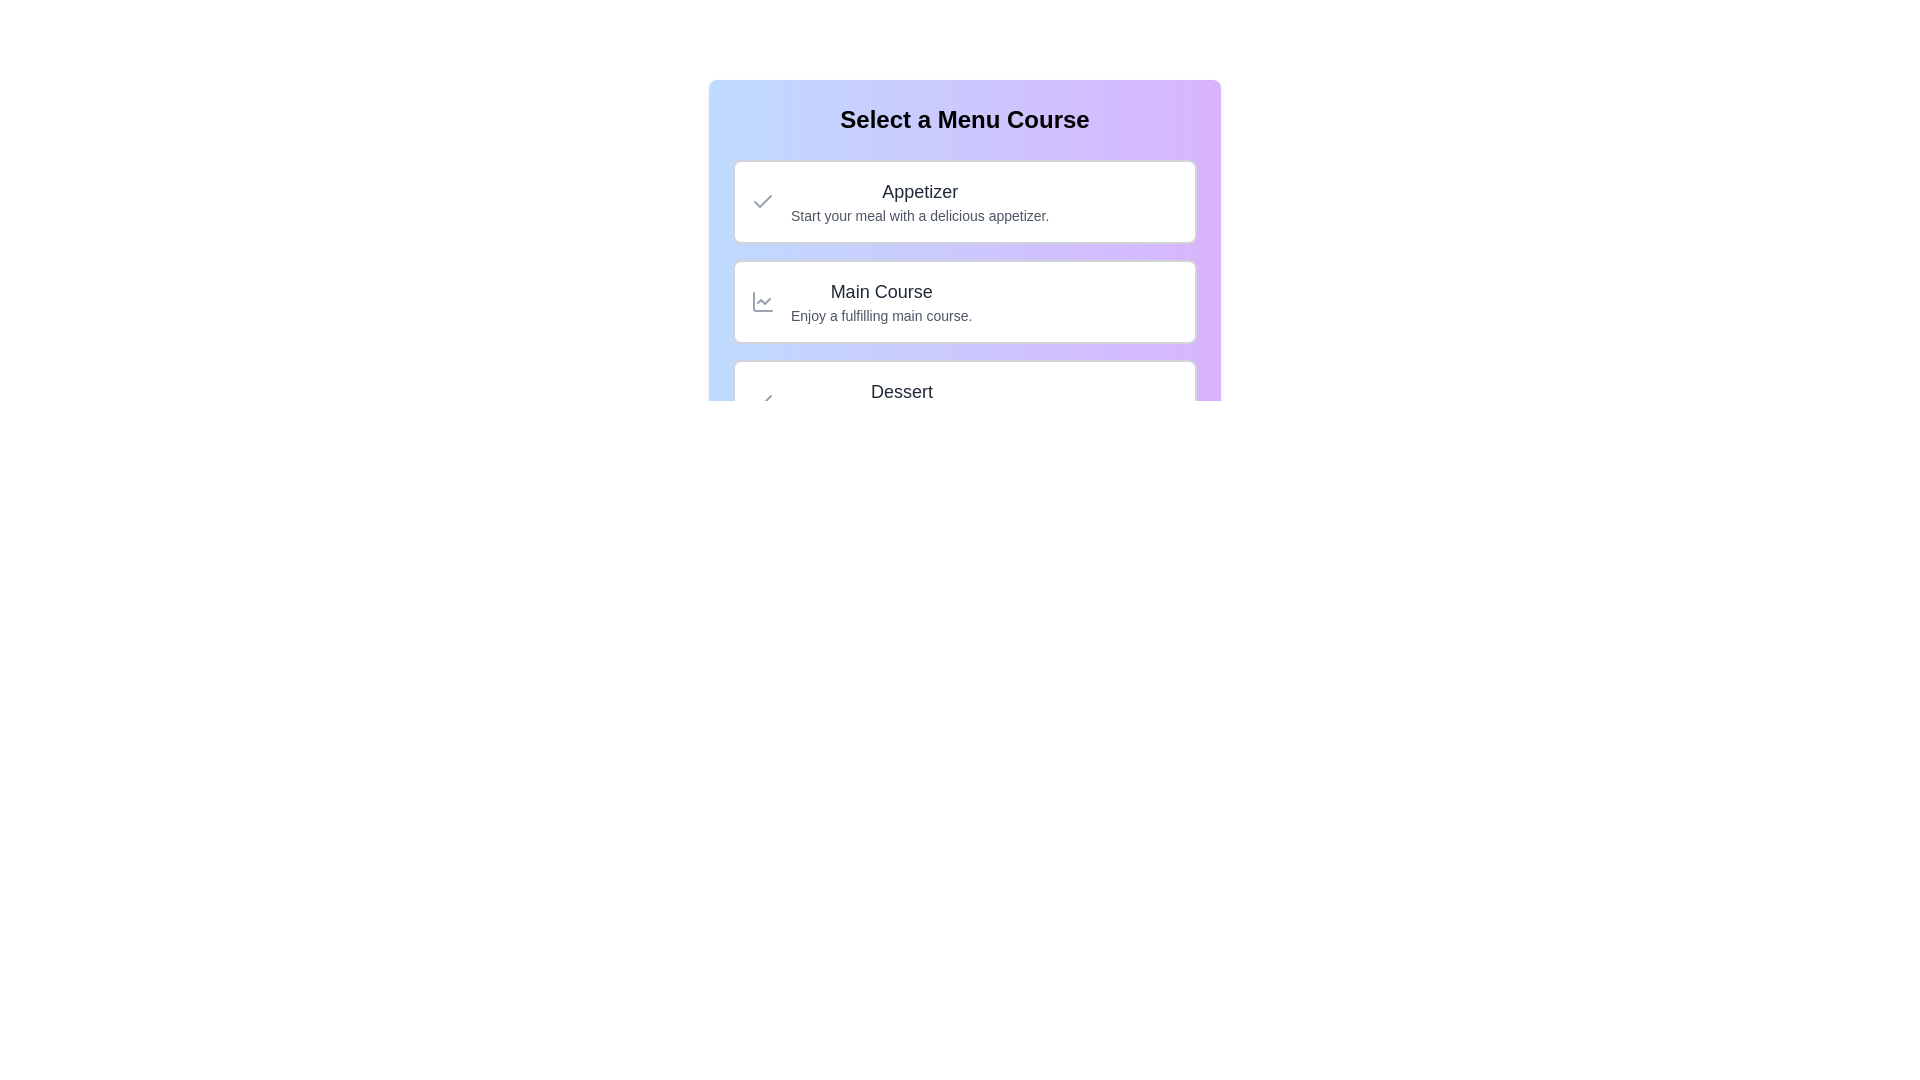  I want to click on the static text label titled 'Appetizer' which serves as a descriptor in the selection menu interface, so click(919, 192).